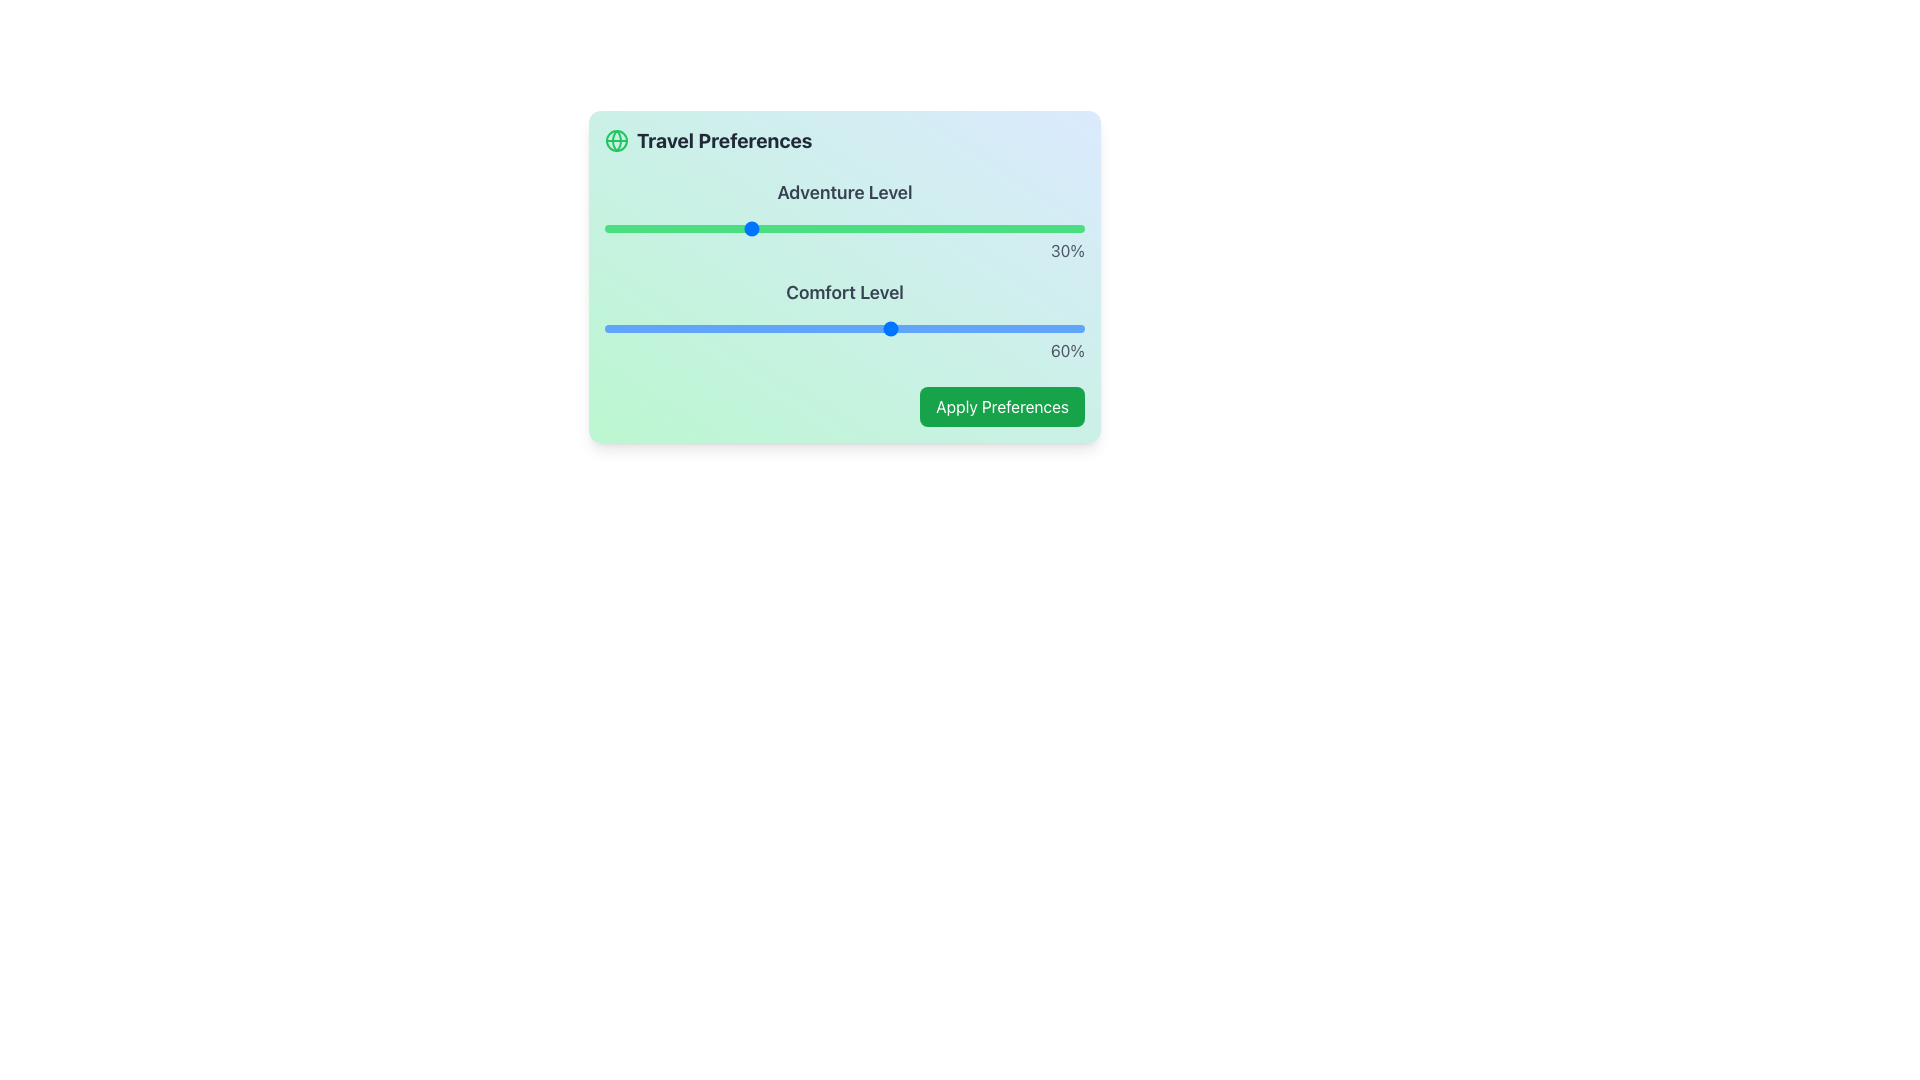 The height and width of the screenshot is (1080, 1920). Describe the element at coordinates (1008, 327) in the screenshot. I see `the comfort level` at that location.